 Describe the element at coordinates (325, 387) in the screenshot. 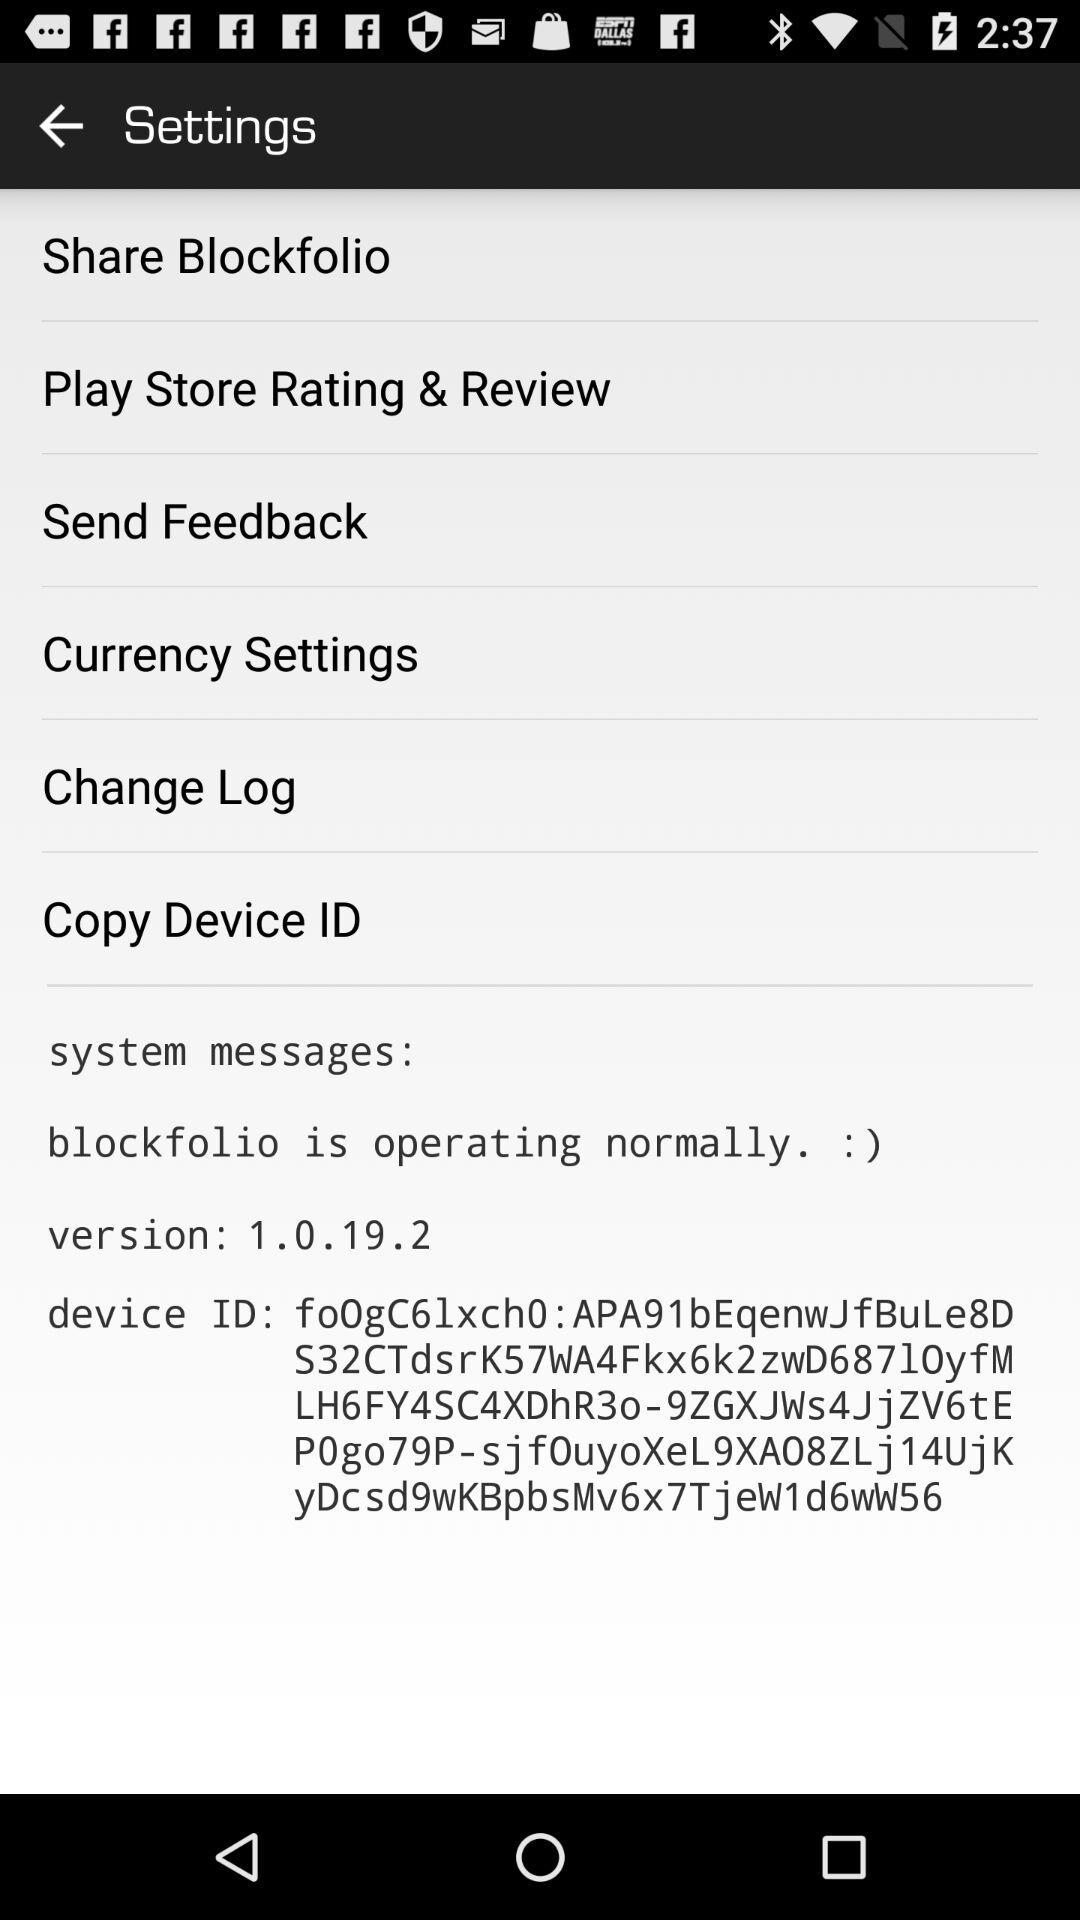

I see `the play store rating item` at that location.